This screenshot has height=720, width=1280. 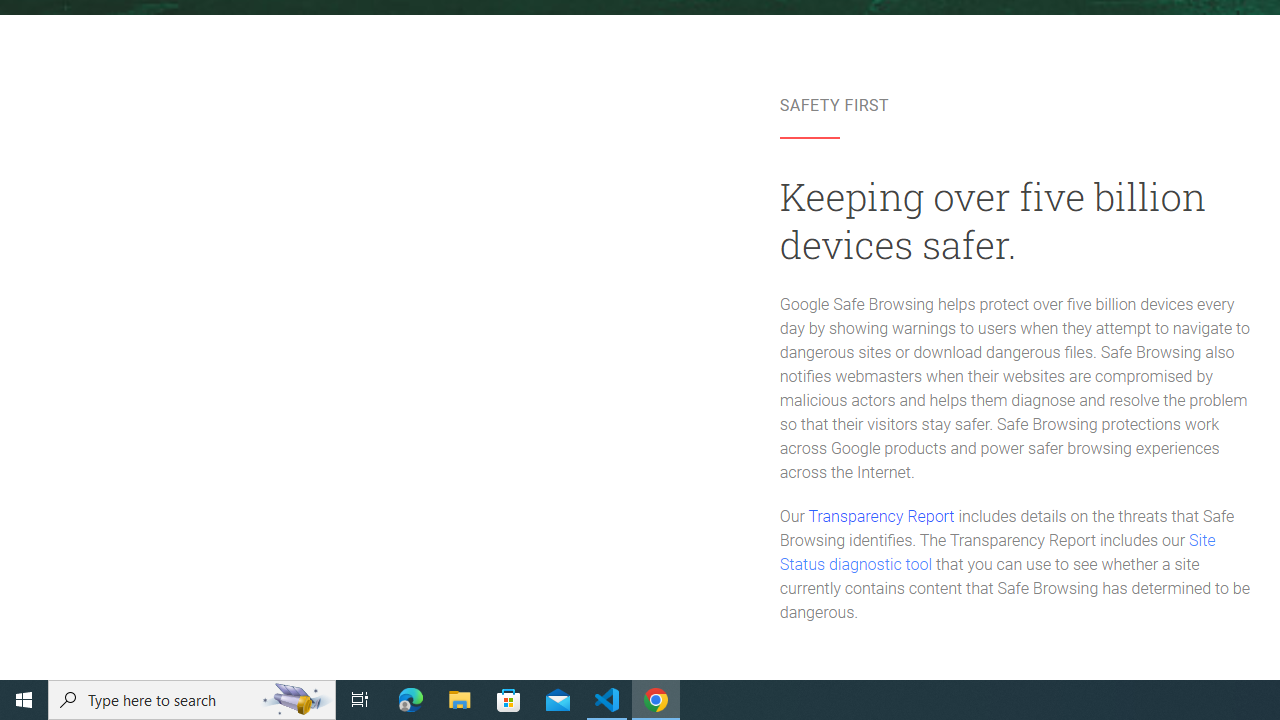 I want to click on 'Transparency Report', so click(x=880, y=515).